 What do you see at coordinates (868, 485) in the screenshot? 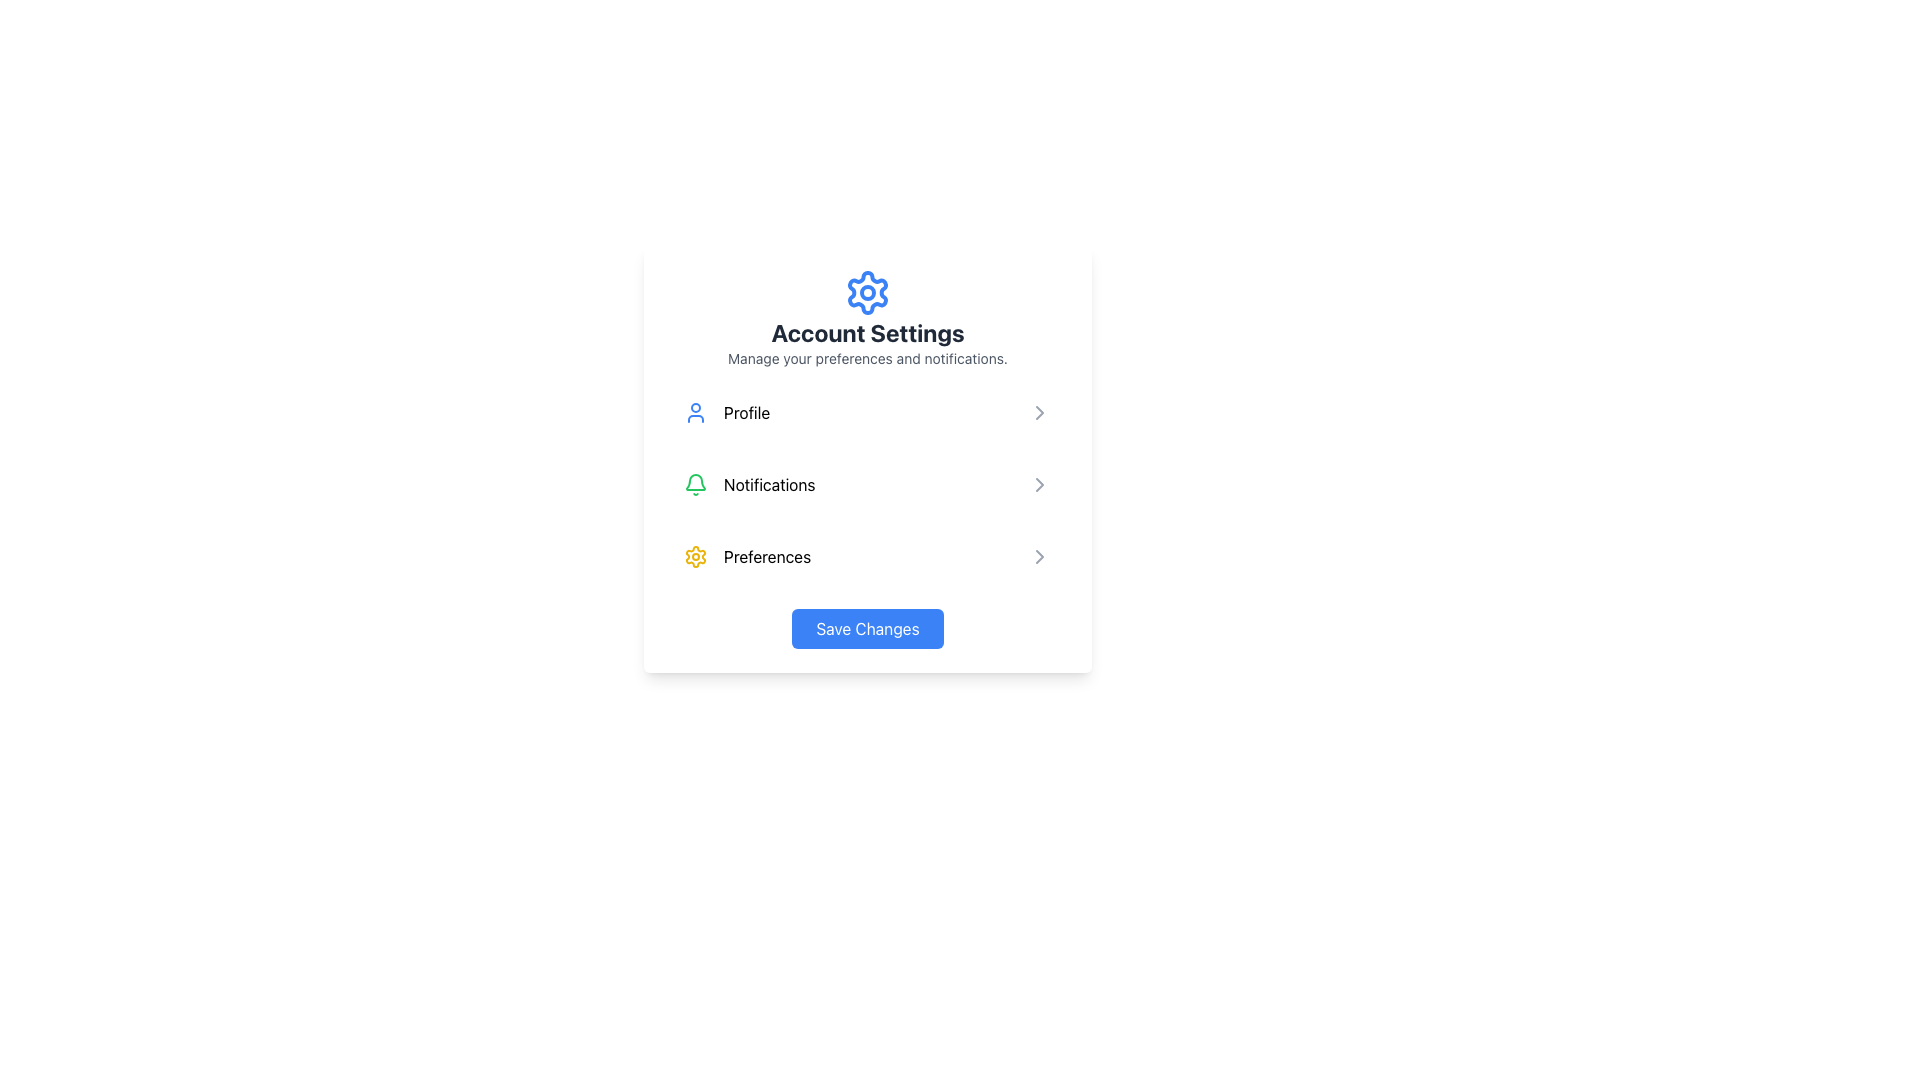
I see `the navigational list item in the account settings section` at bounding box center [868, 485].